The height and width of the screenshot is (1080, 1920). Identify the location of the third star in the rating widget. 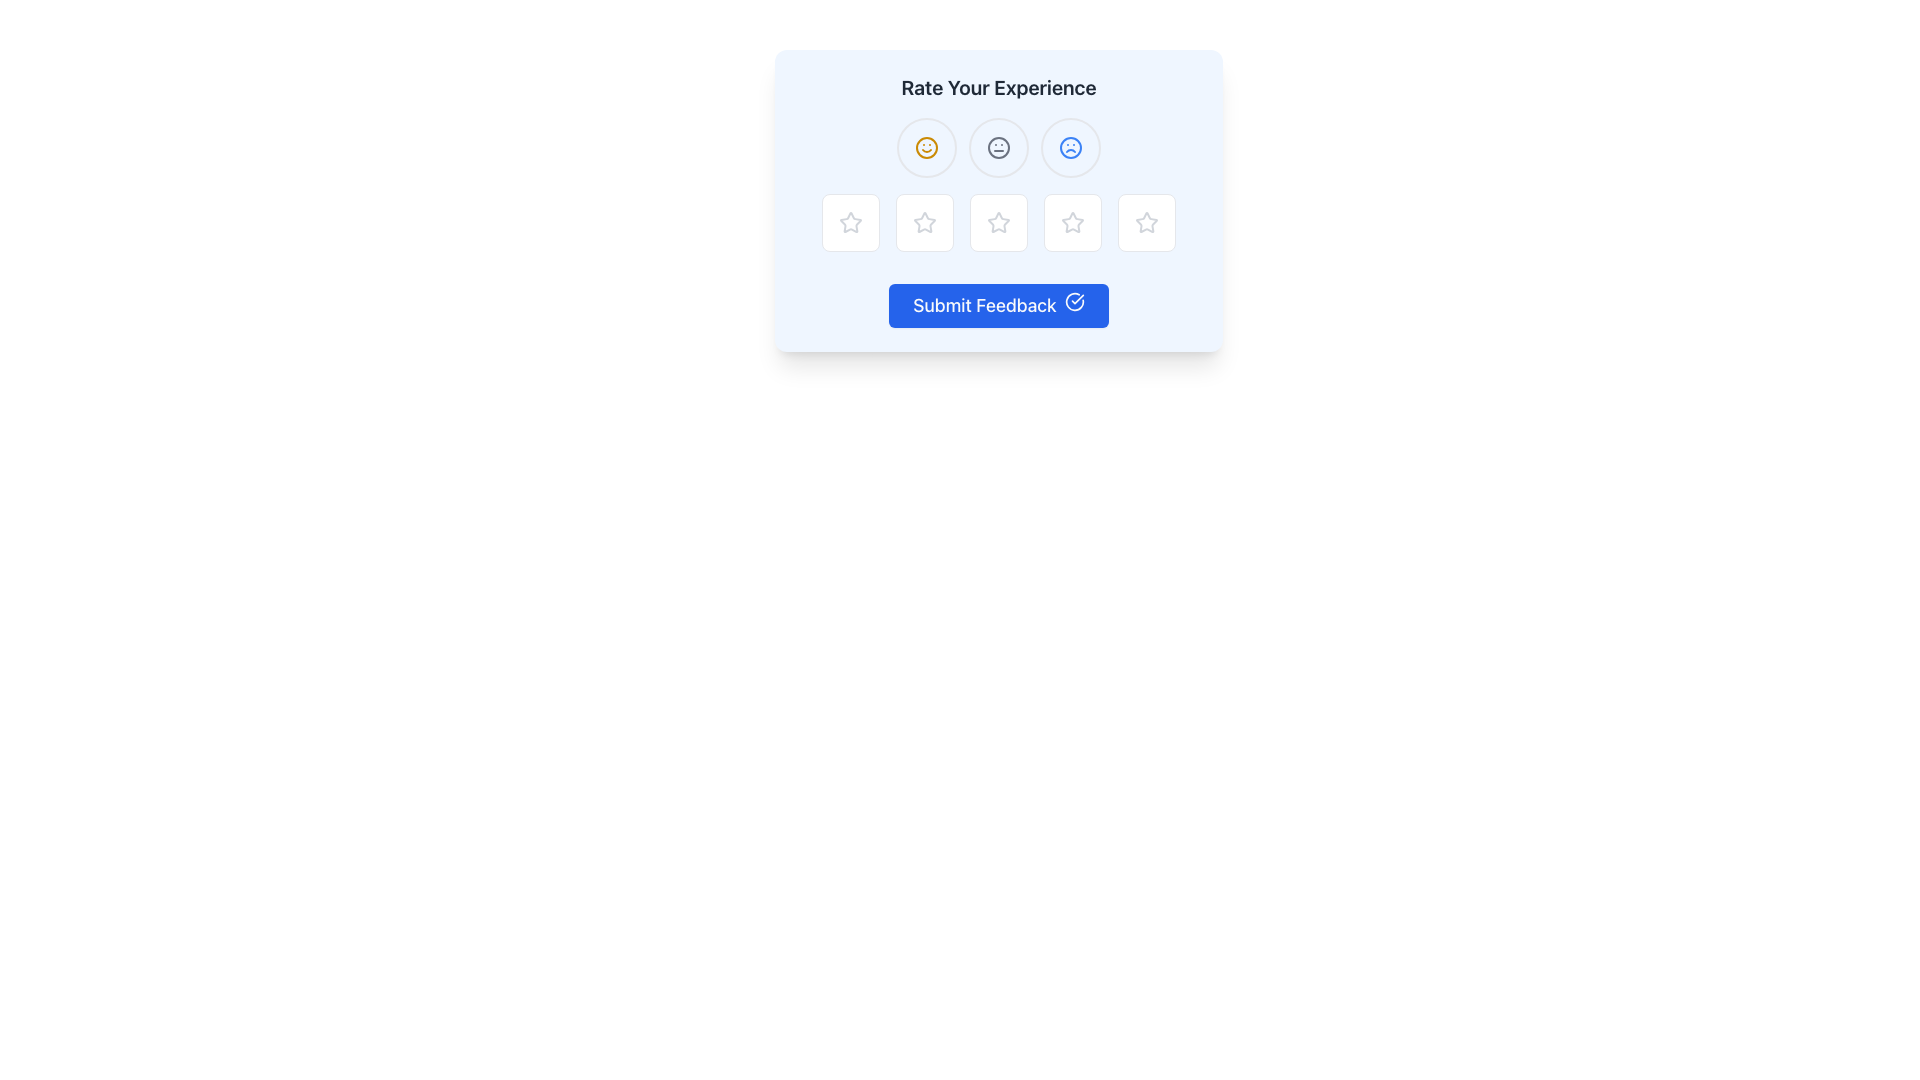
(998, 223).